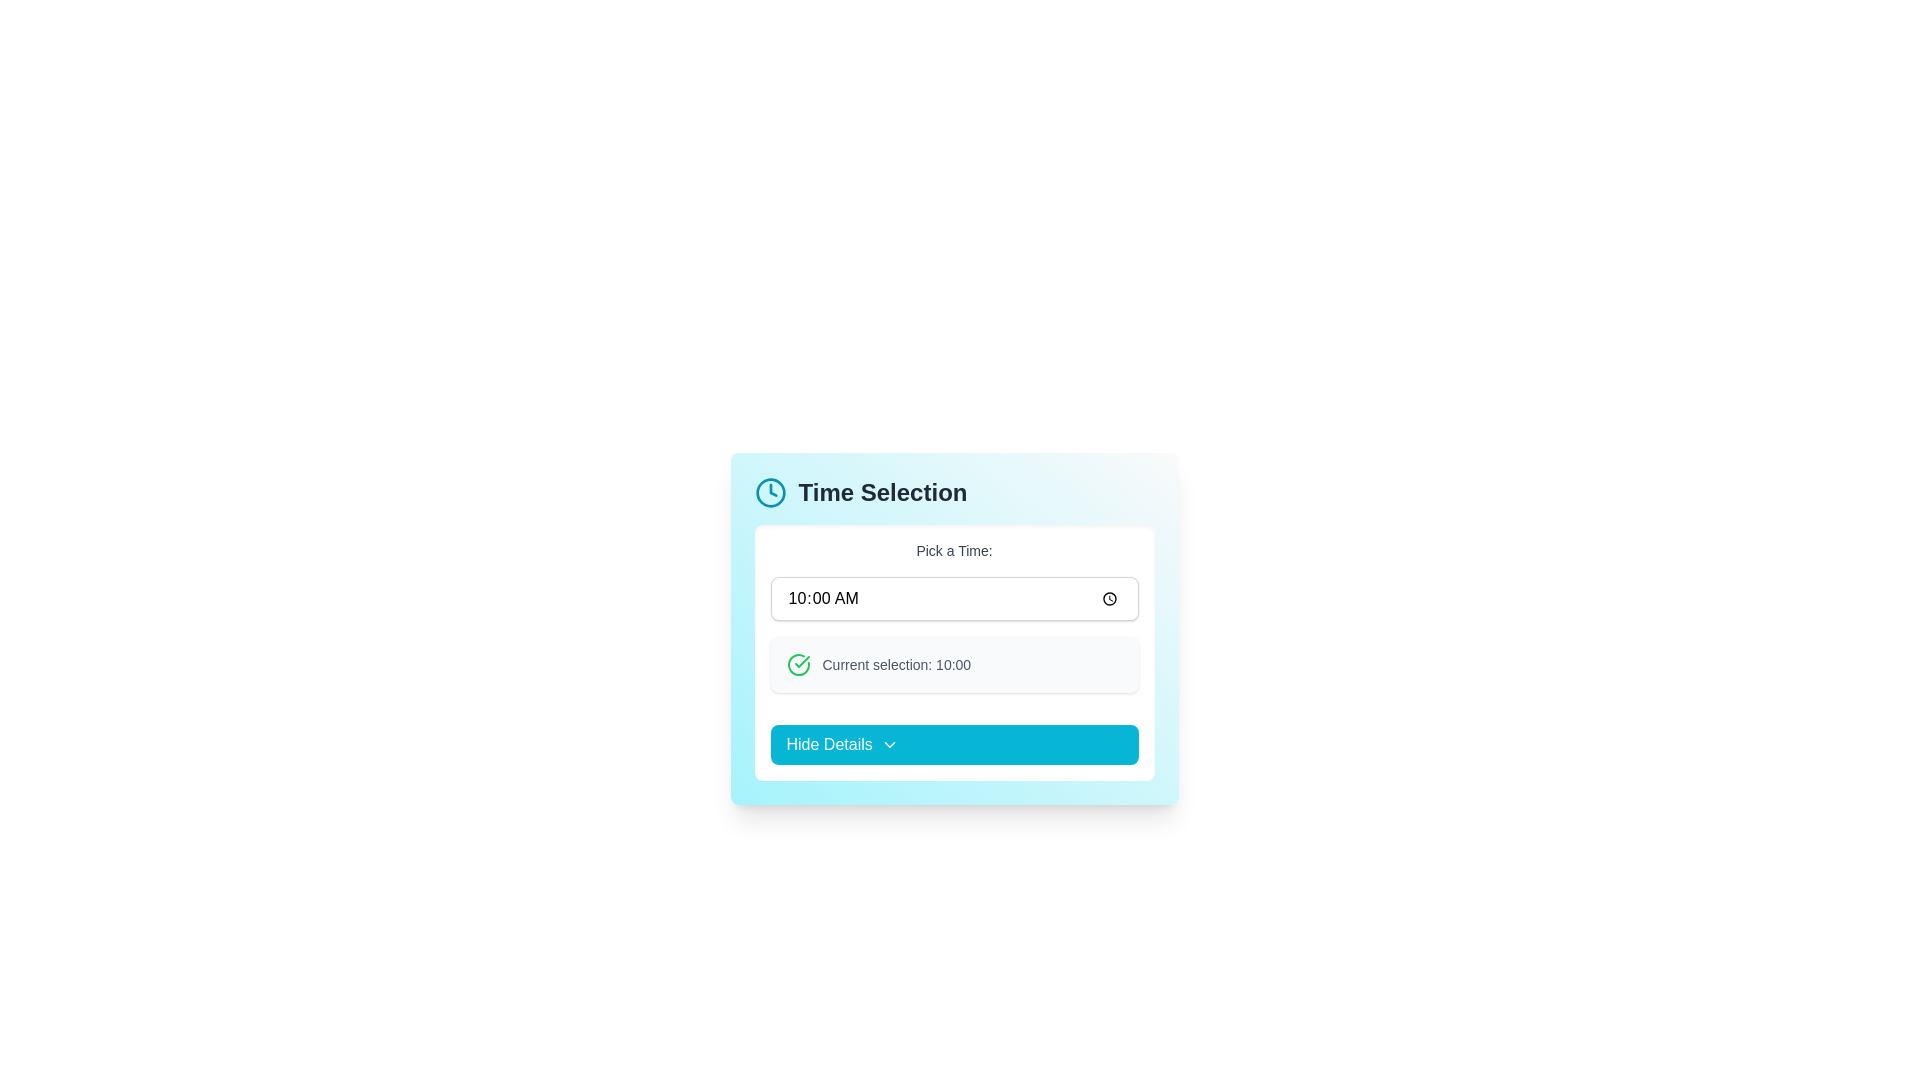 This screenshot has width=1920, height=1080. Describe the element at coordinates (882, 493) in the screenshot. I see `the bold, large-sized text label reading 'Time Selection' in dark gray, prominently displayed in a light-themed interface` at that location.